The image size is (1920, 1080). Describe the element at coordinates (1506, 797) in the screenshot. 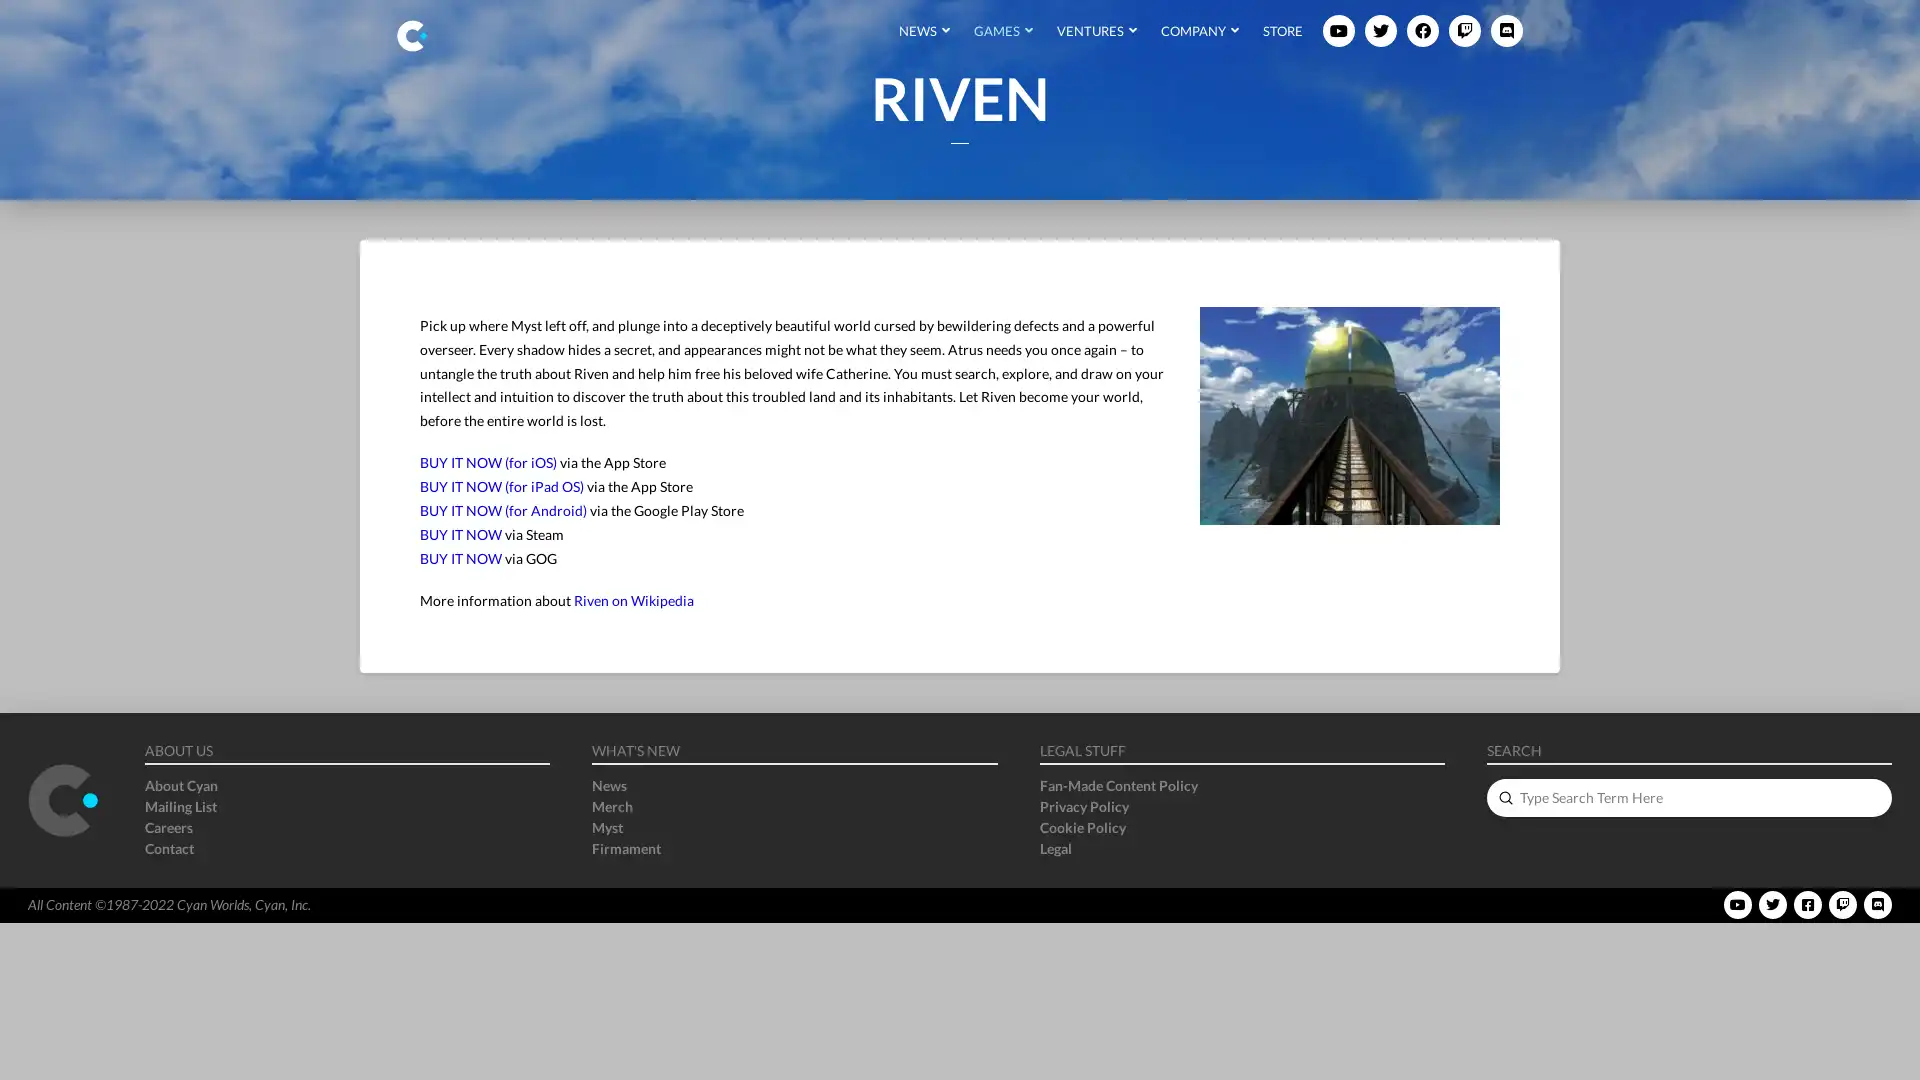

I see `Submit` at that location.